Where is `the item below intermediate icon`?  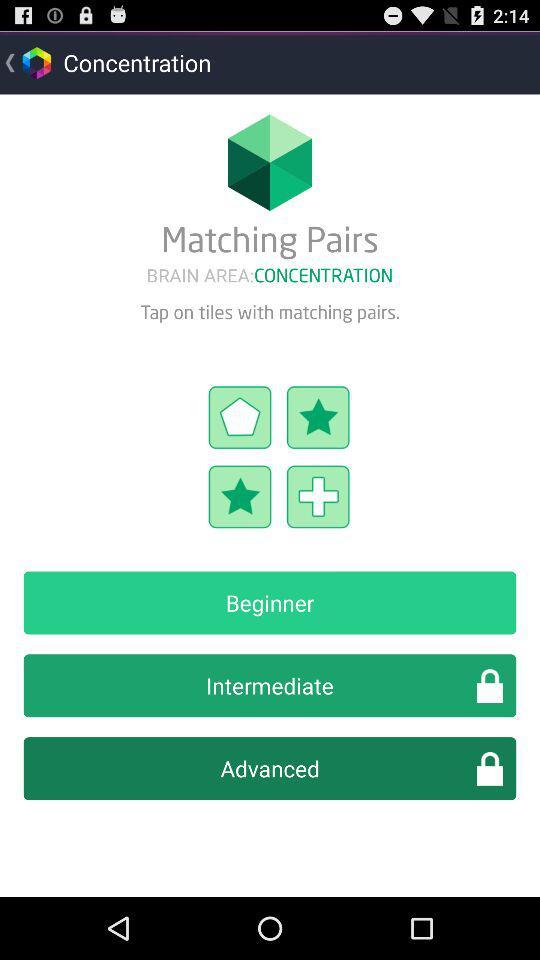 the item below intermediate icon is located at coordinates (270, 767).